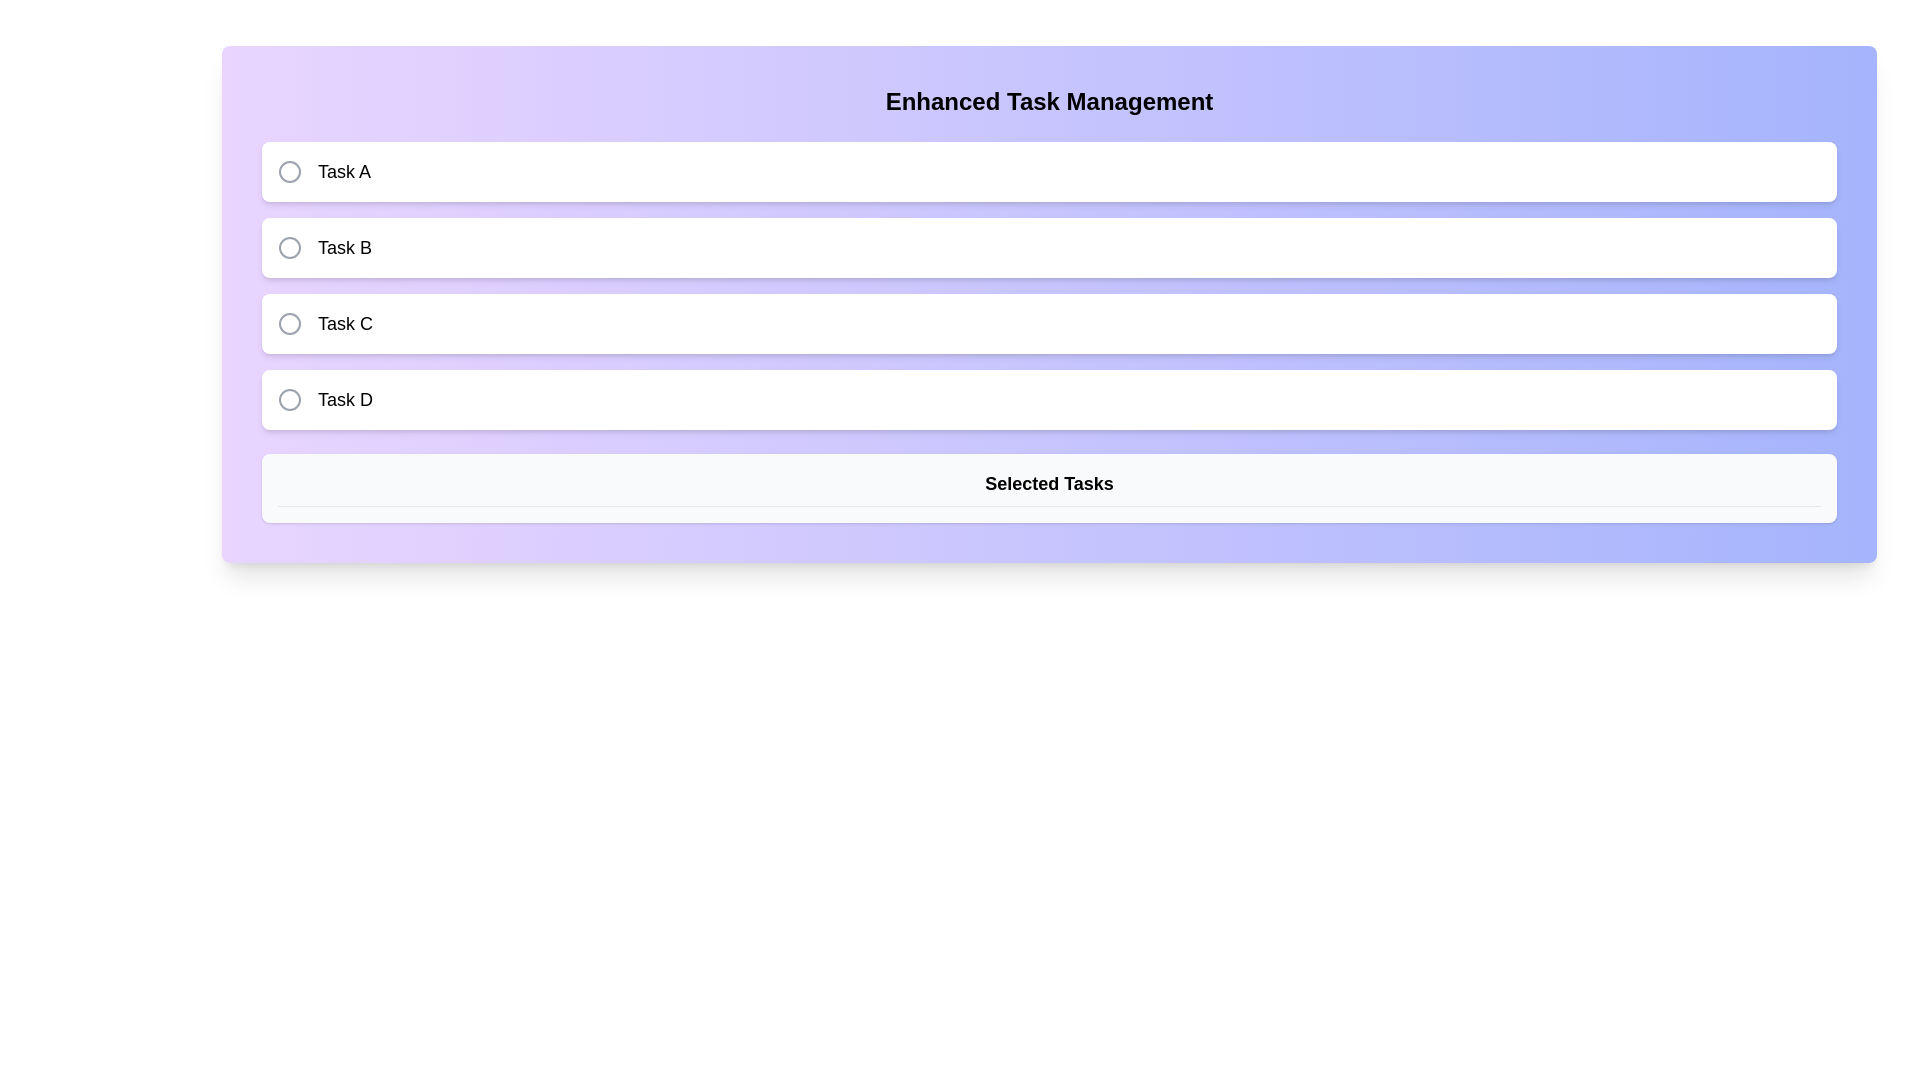  I want to click on the third selectable task item representing 'Task C' to initiate a related action, so click(1048, 323).